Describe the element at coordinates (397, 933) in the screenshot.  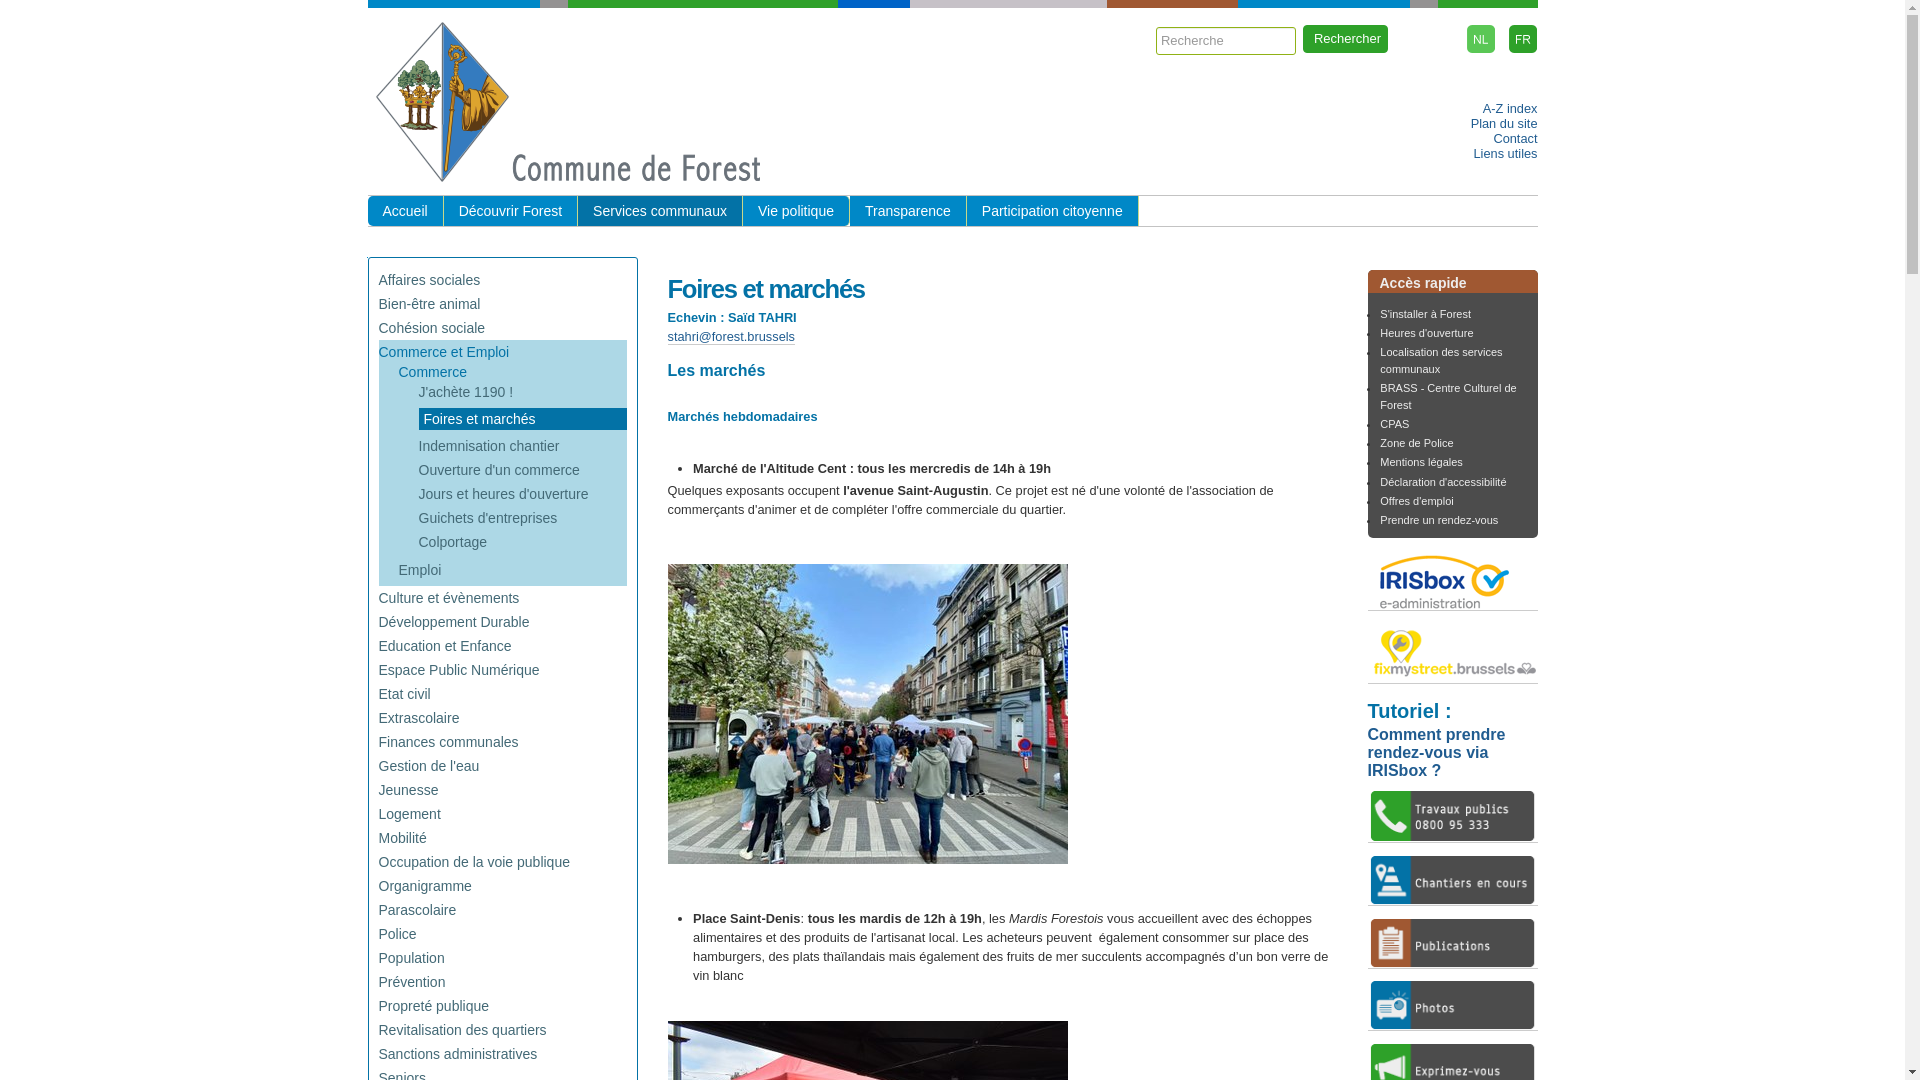
I see `'Police'` at that location.